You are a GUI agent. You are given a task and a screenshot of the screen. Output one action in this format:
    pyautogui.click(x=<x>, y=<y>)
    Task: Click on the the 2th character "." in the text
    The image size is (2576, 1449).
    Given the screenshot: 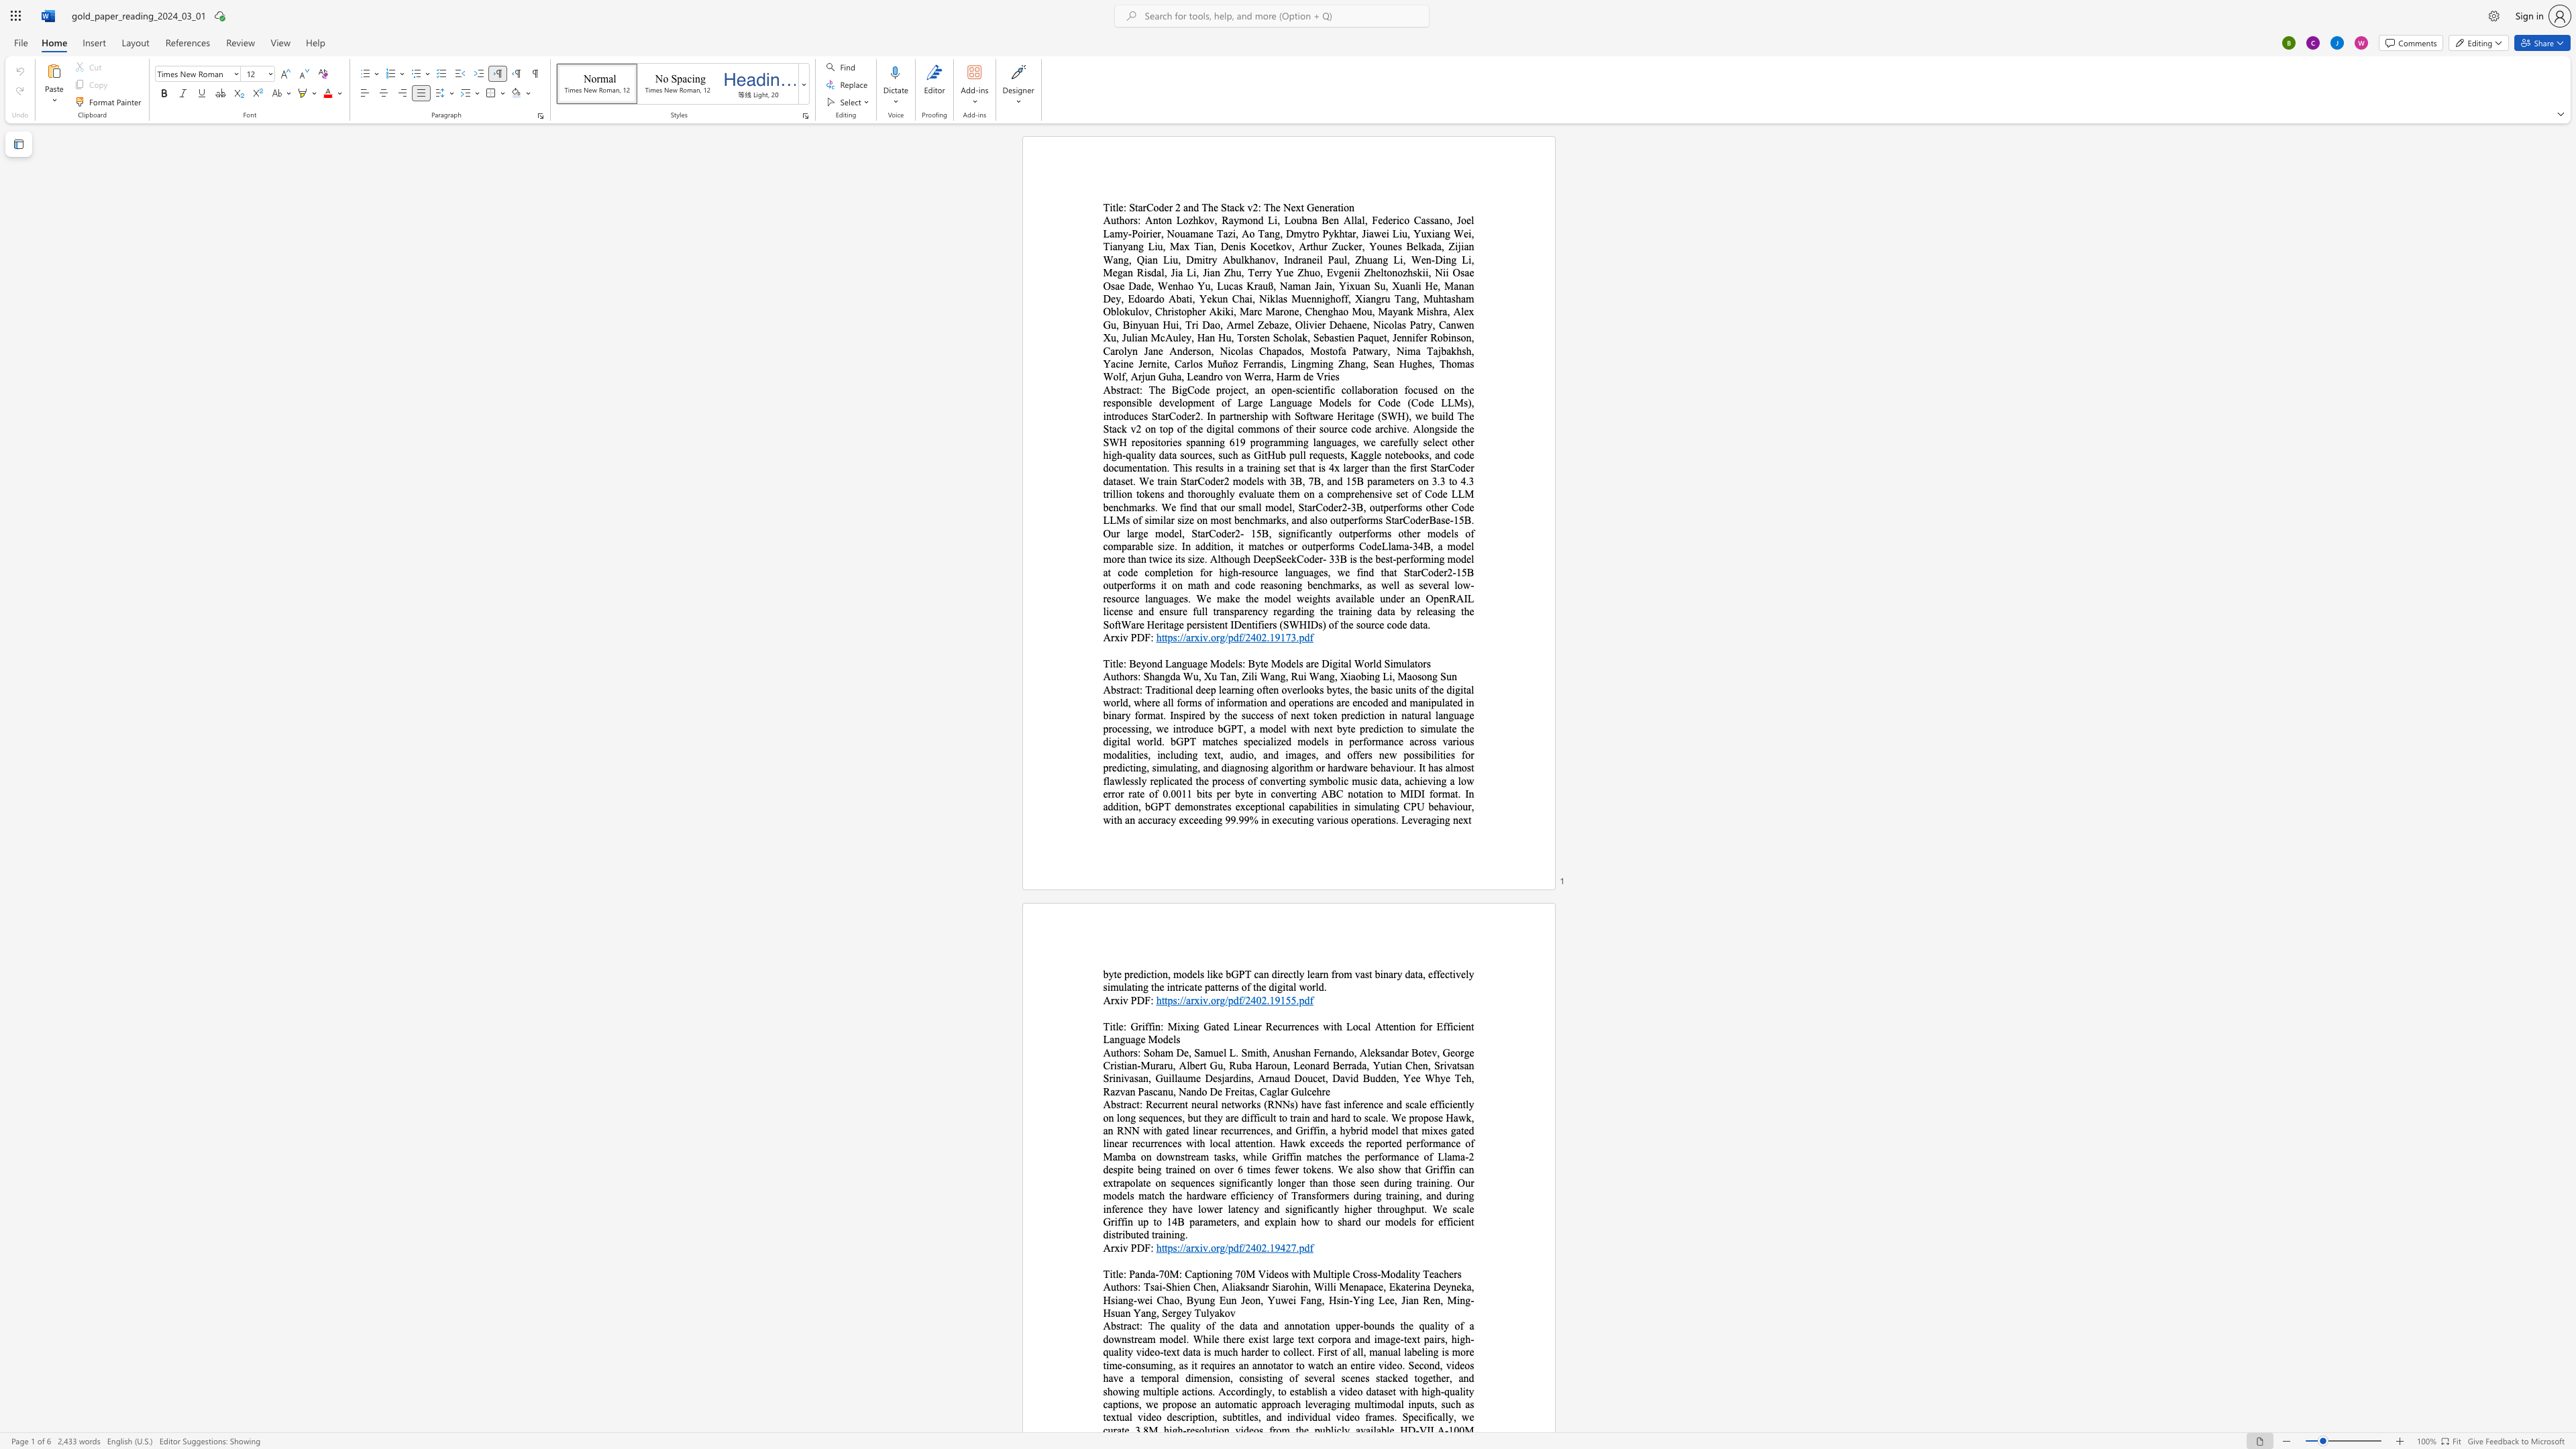 What is the action you would take?
    pyautogui.click(x=1267, y=636)
    